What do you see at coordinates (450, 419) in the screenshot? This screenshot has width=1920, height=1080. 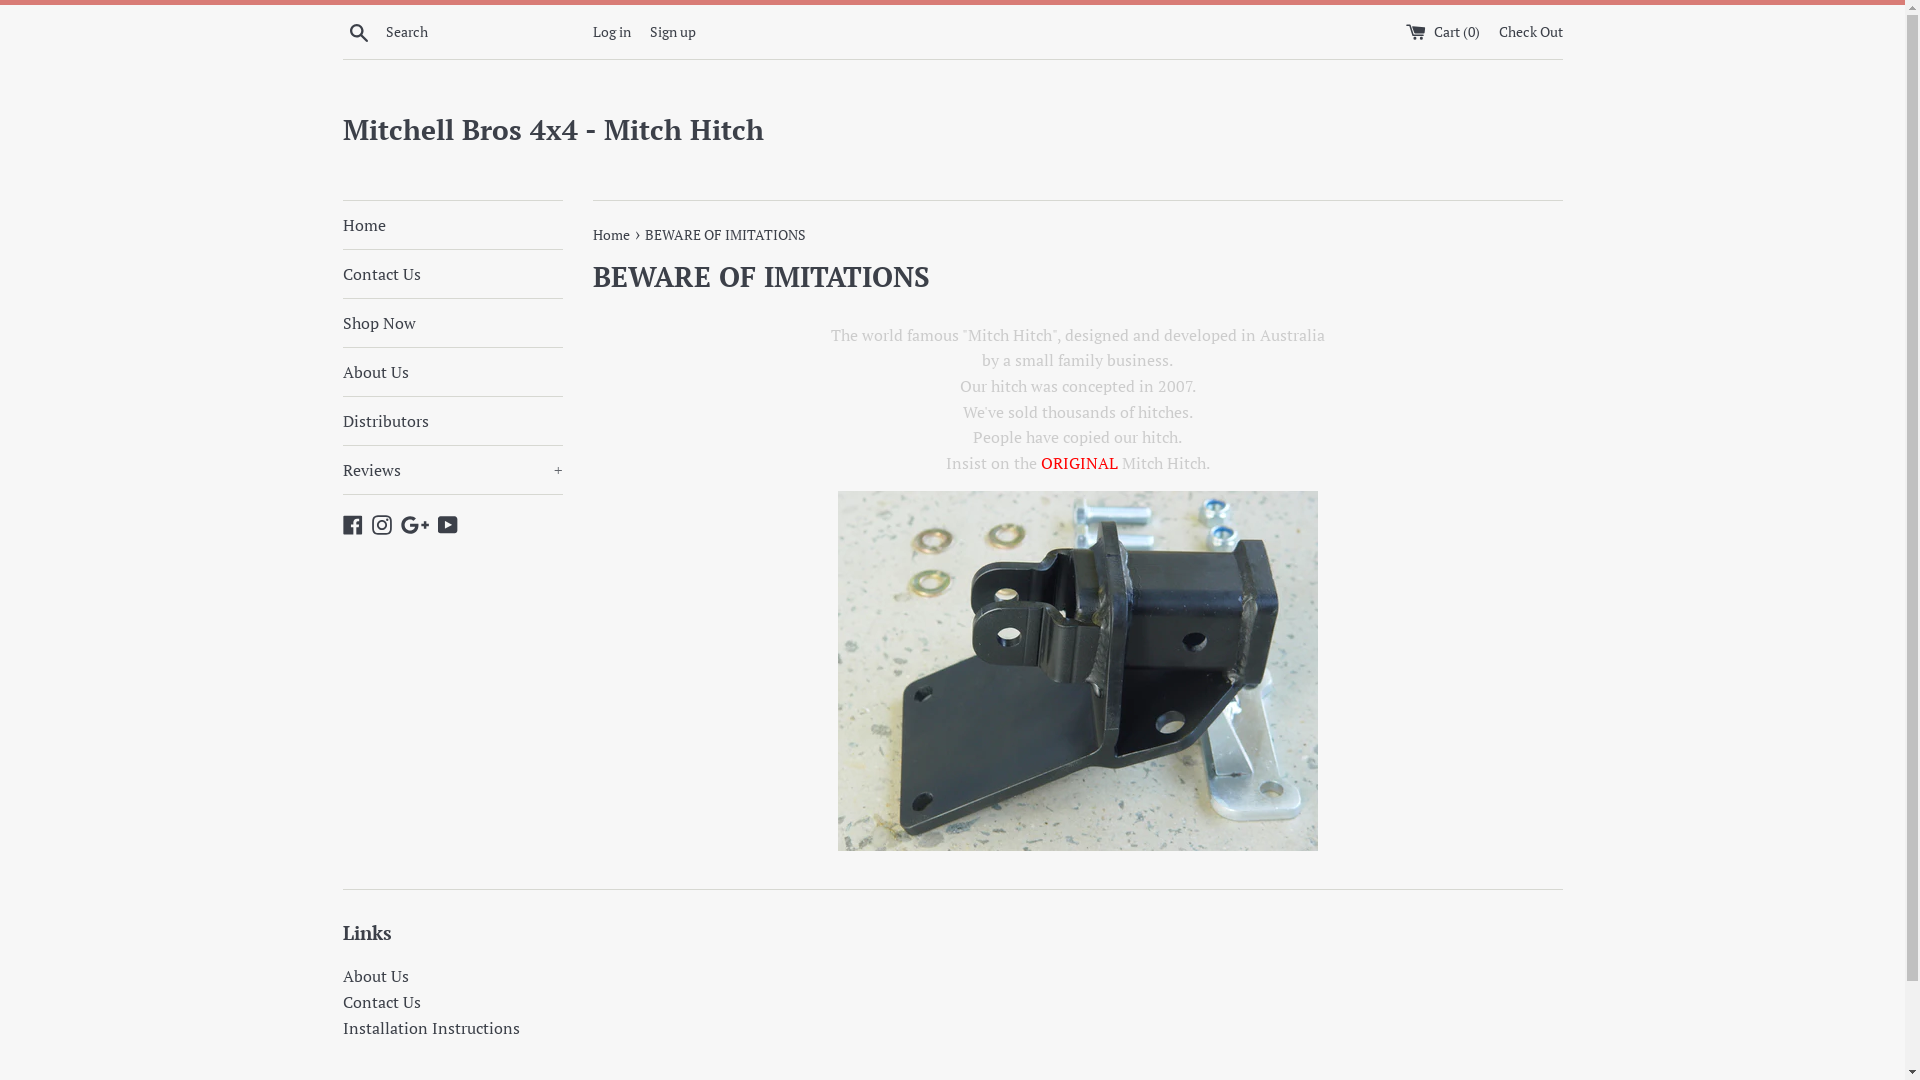 I see `'Distributors'` at bounding box center [450, 419].